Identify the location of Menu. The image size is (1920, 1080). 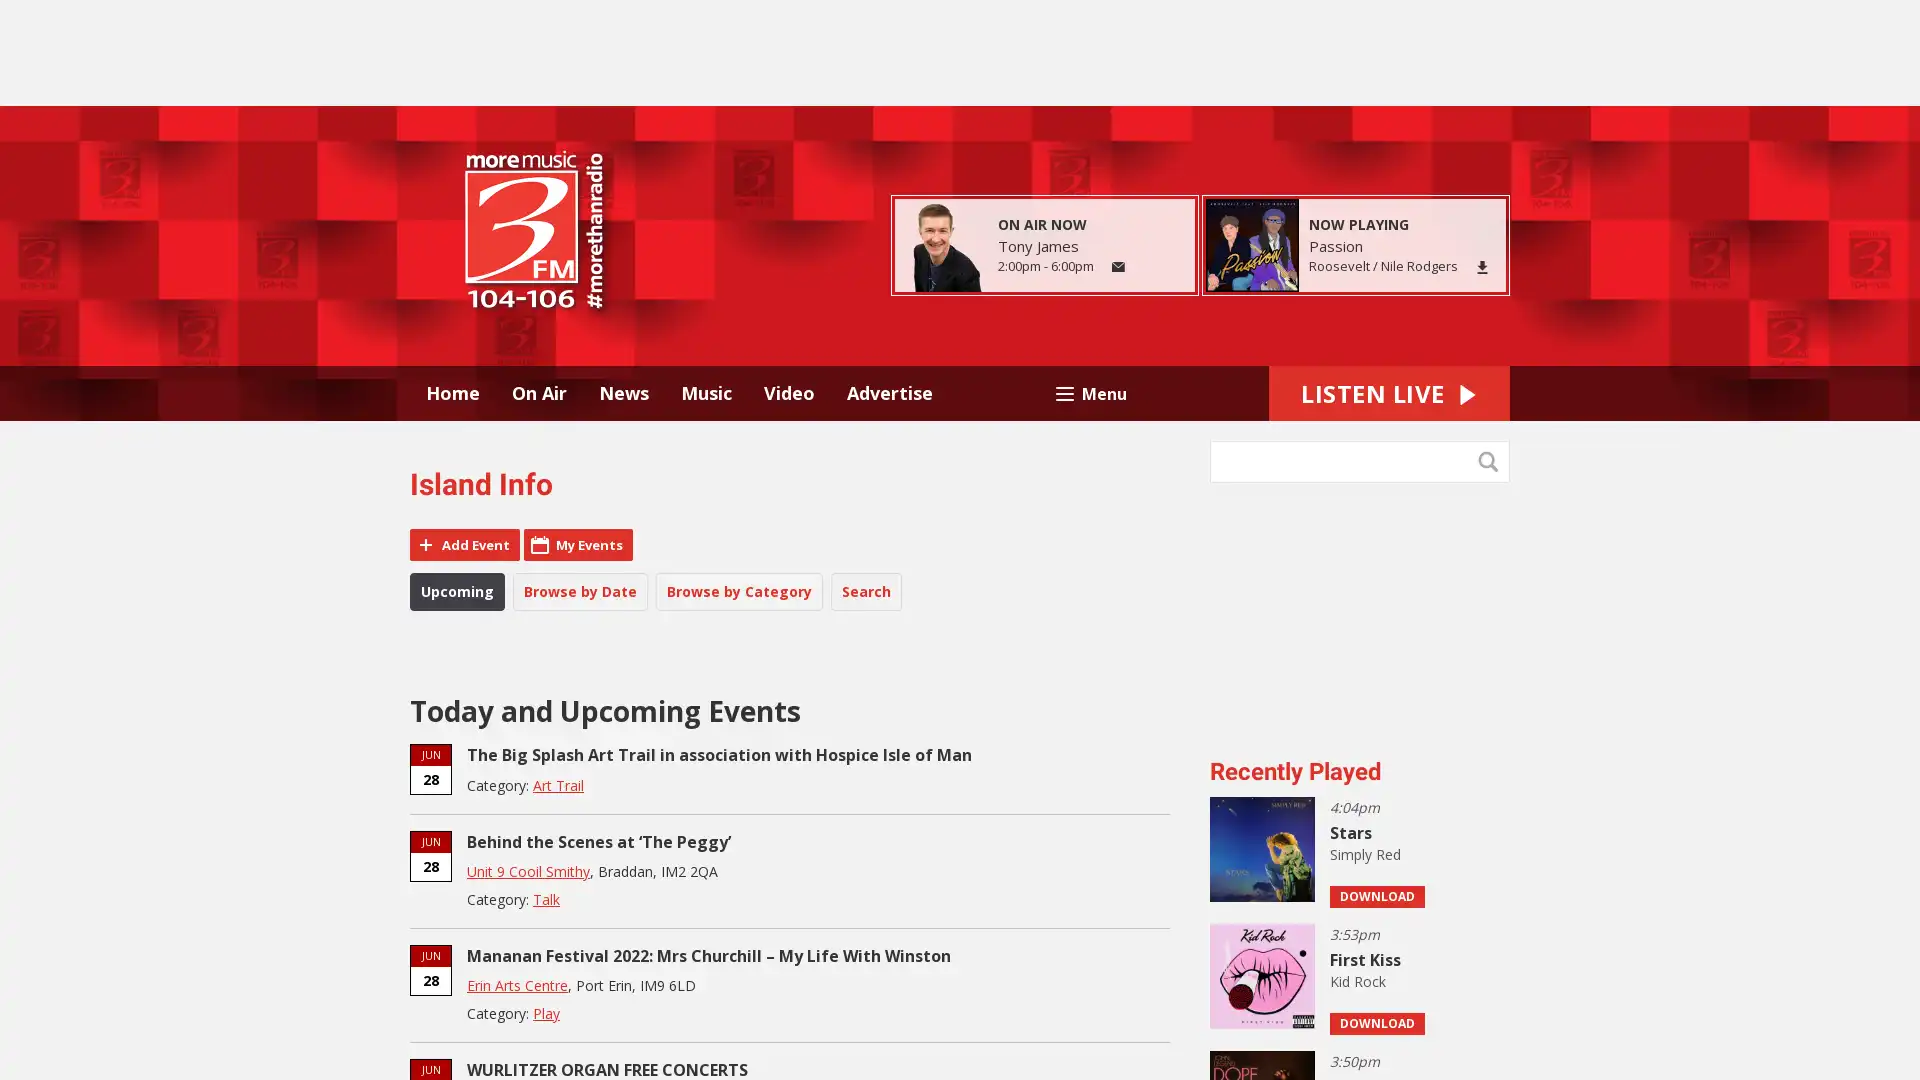
(1089, 392).